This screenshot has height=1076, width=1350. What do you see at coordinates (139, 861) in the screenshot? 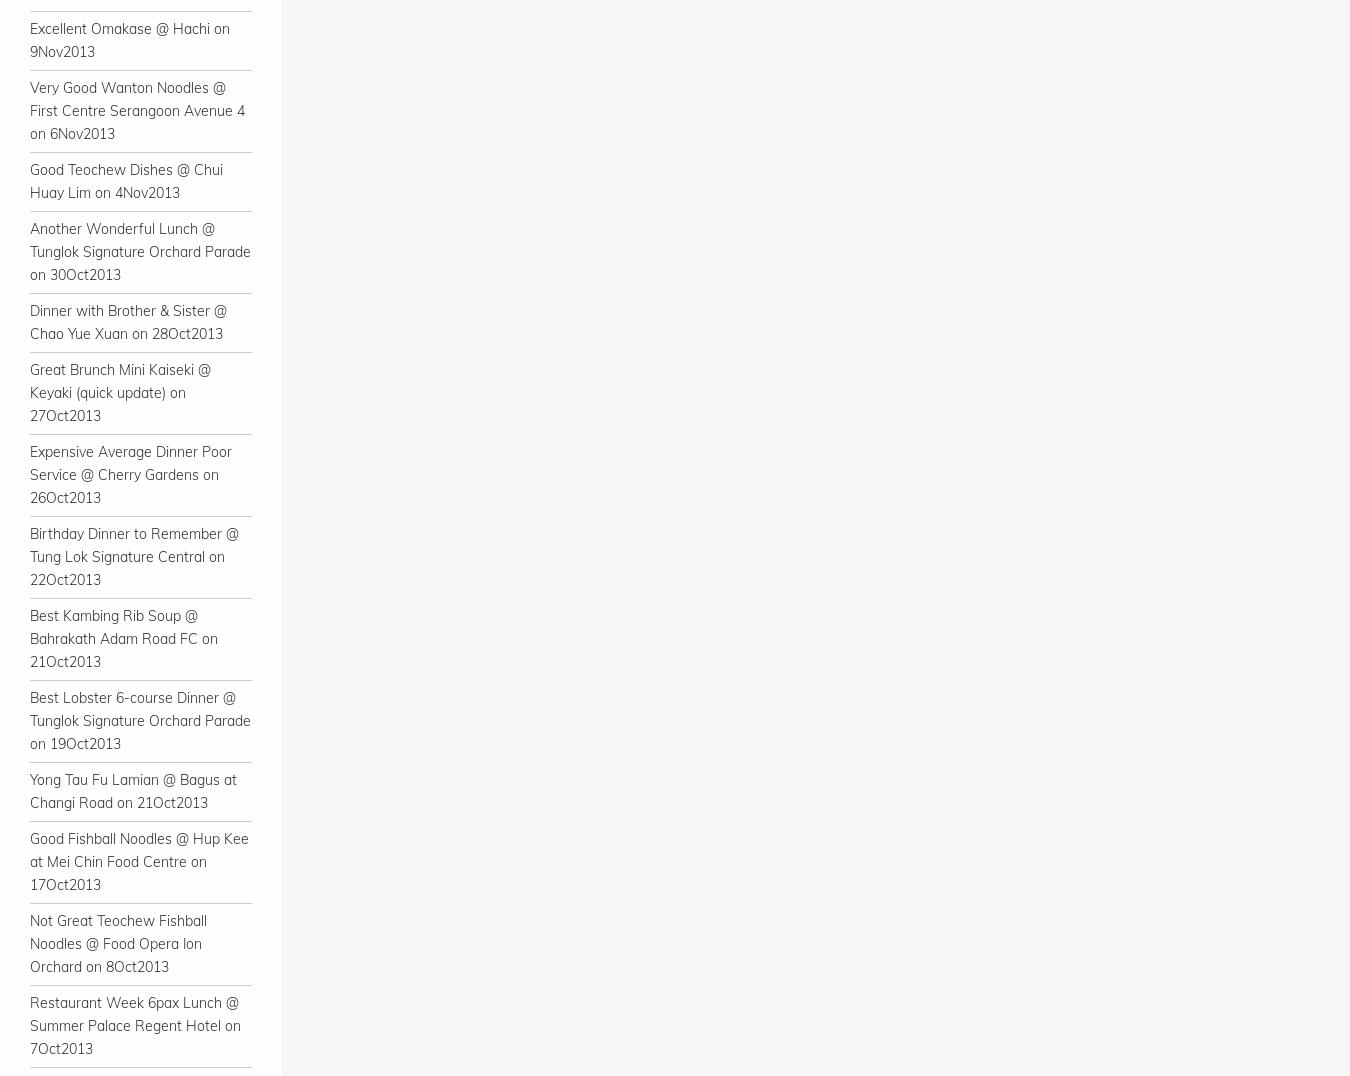
I see `'Good Fishball Noodles @ Hup Kee at Mei Chin Food Centre on 17Oct2013'` at bounding box center [139, 861].